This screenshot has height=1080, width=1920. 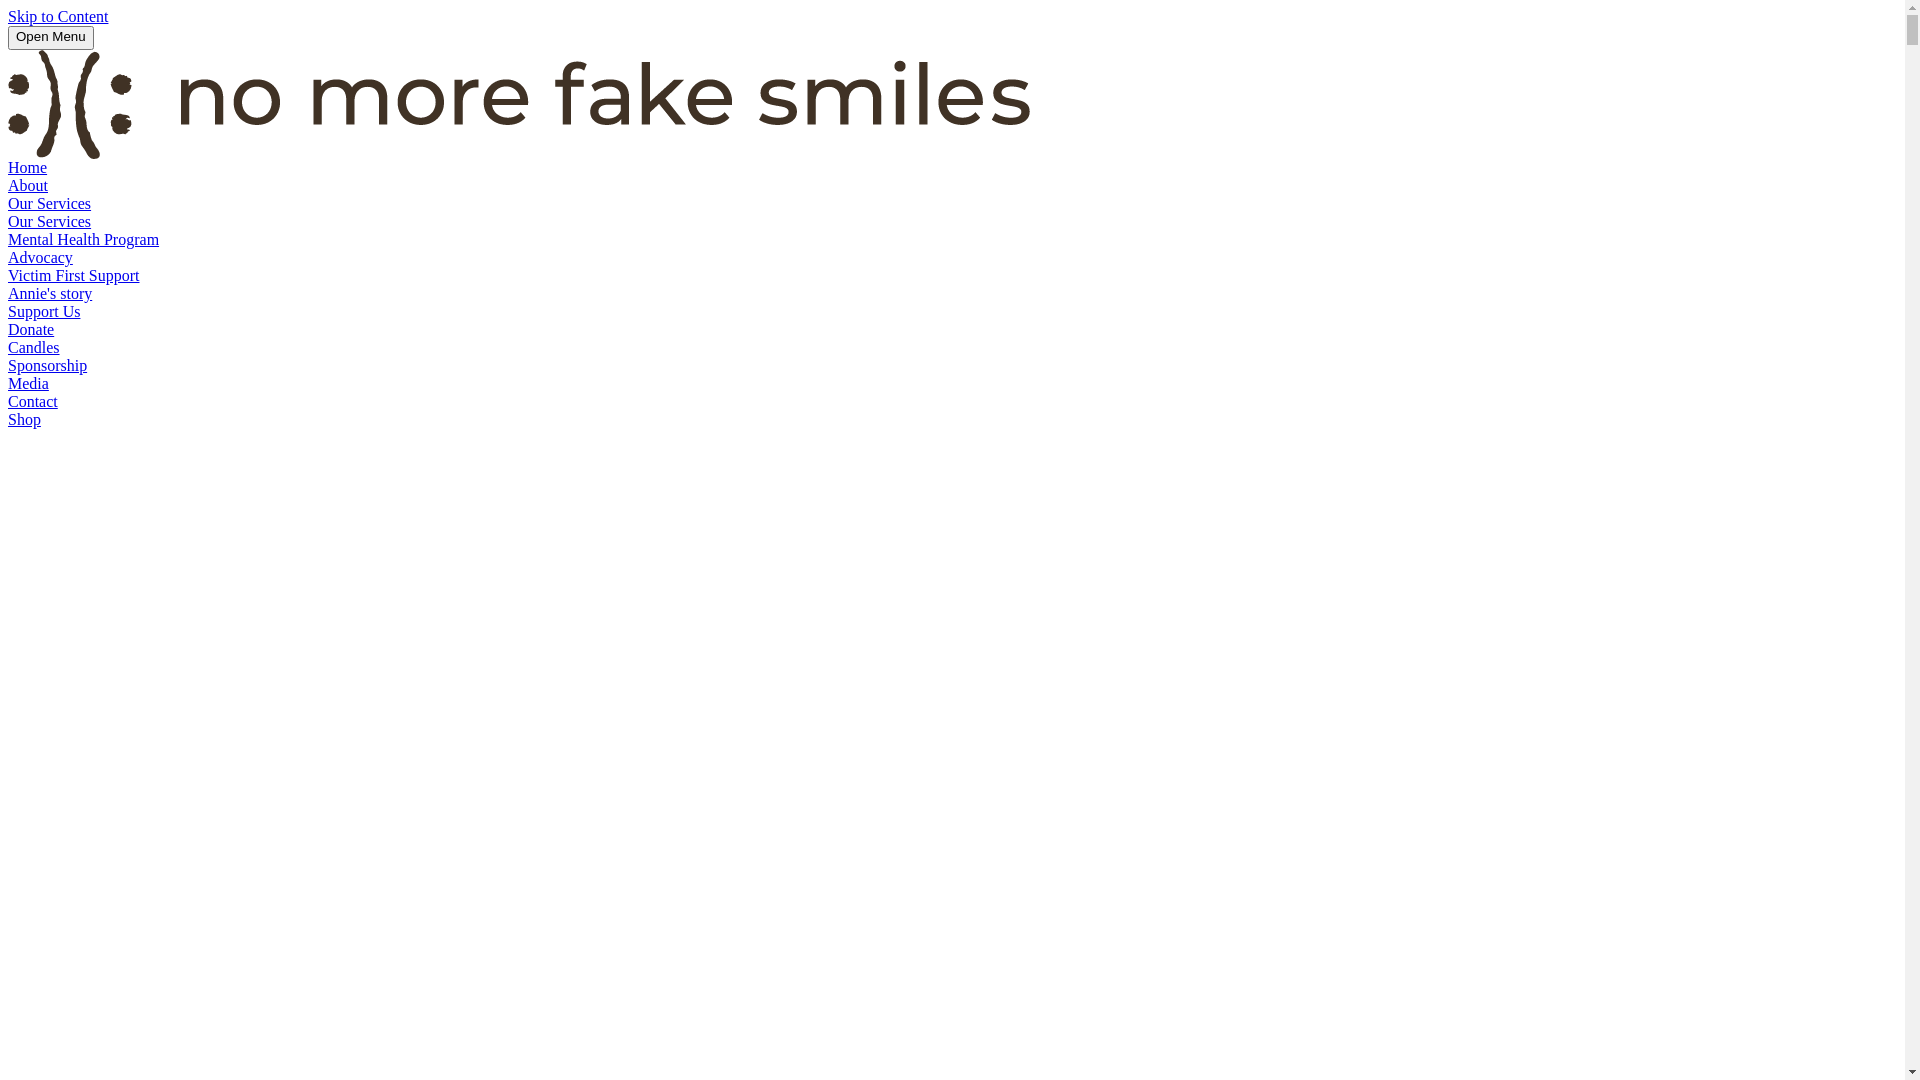 What do you see at coordinates (8, 418) in the screenshot?
I see `'Shop'` at bounding box center [8, 418].